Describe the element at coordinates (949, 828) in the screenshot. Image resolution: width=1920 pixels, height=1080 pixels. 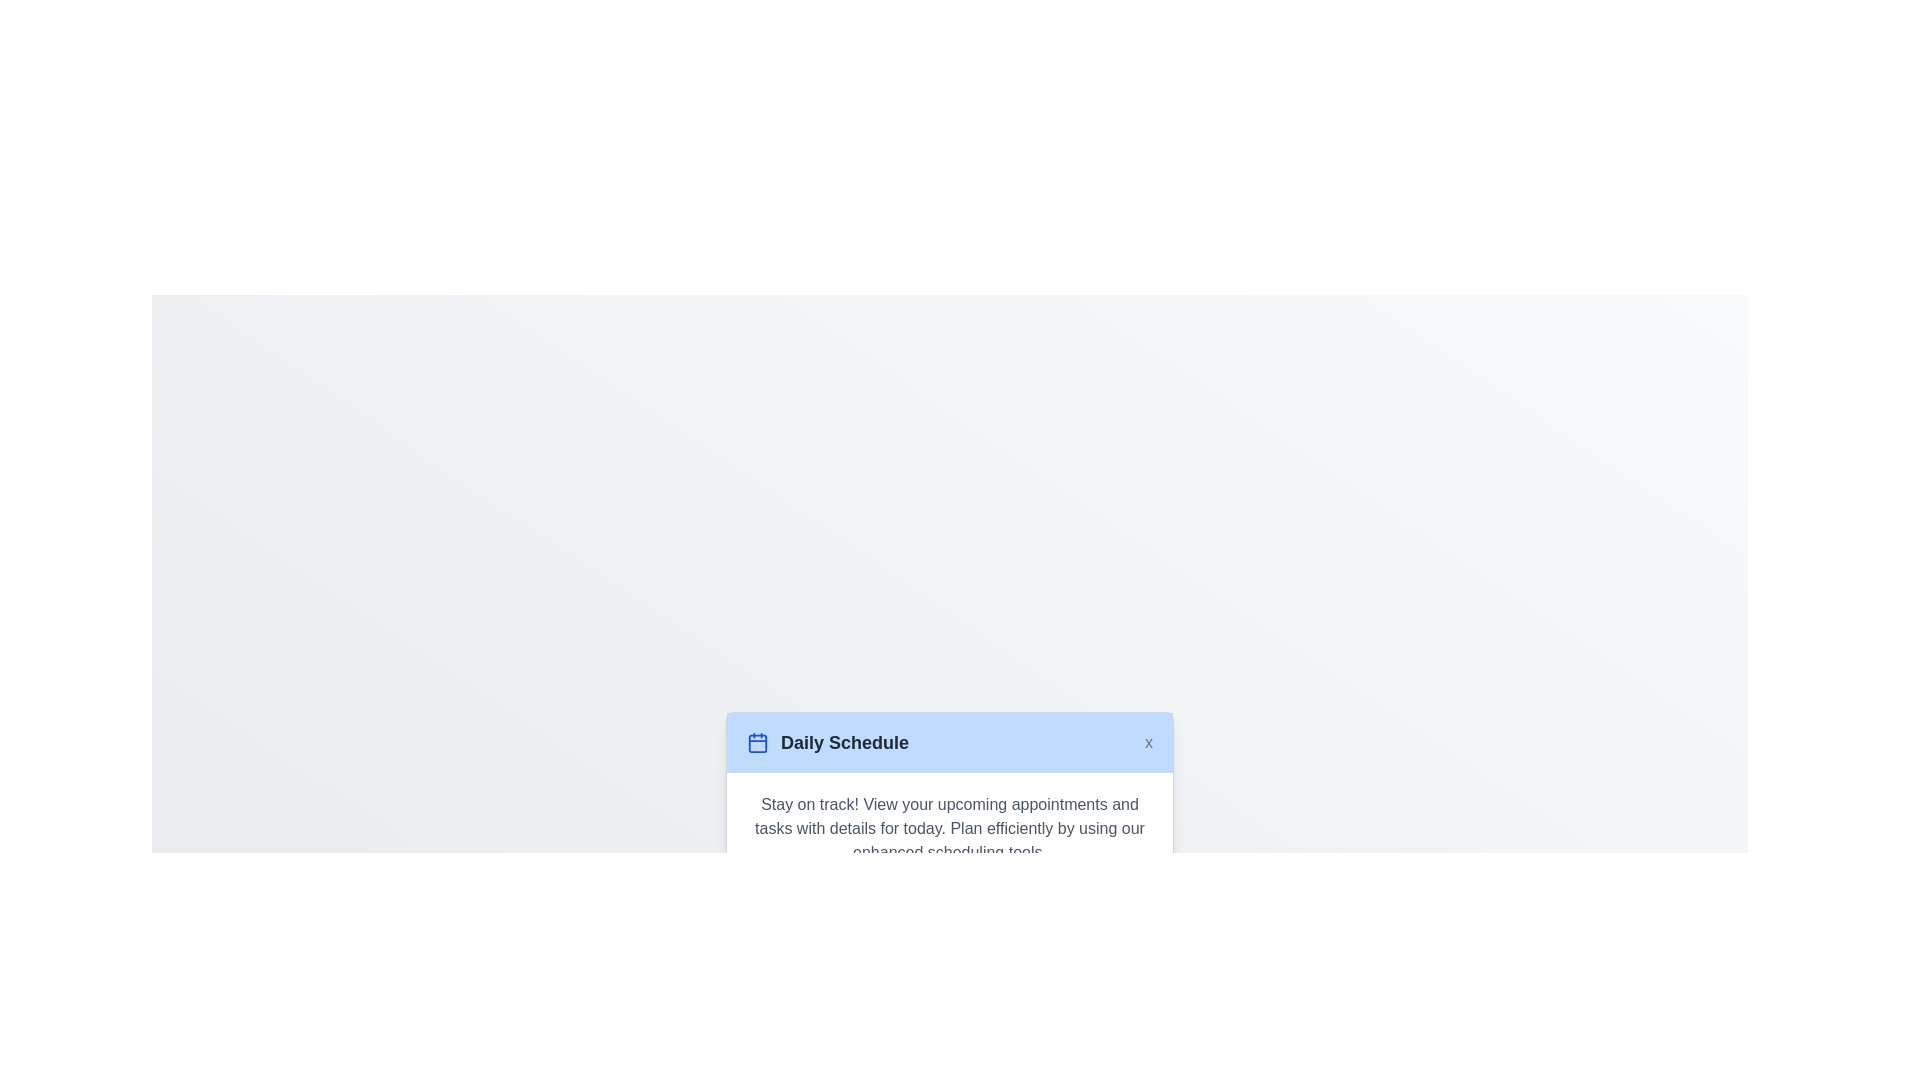
I see `the text block that provides information about scheduling and planning tasks, located under the 'Daily Schedule' heading in a blue card UI element` at that location.